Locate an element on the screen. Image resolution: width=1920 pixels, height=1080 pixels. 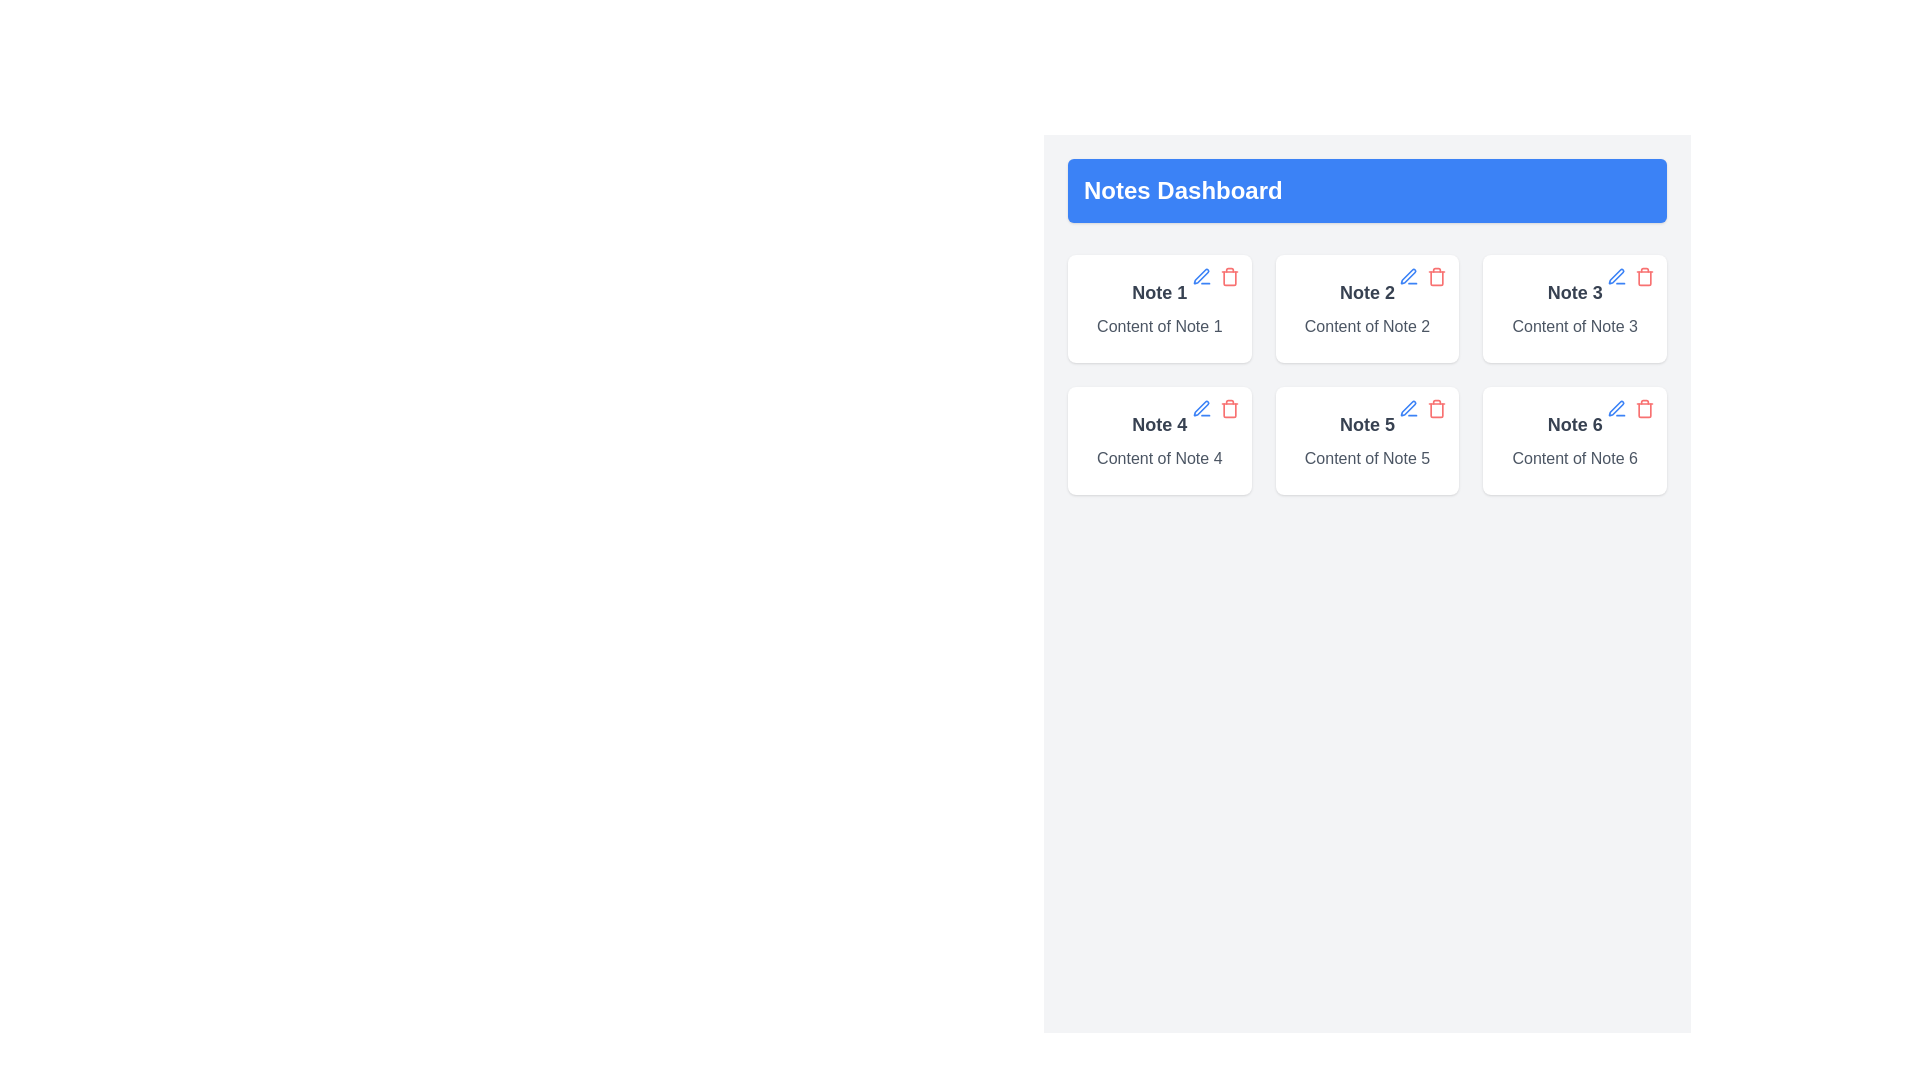
the delete icon button for the Note 4 widget is located at coordinates (1228, 407).